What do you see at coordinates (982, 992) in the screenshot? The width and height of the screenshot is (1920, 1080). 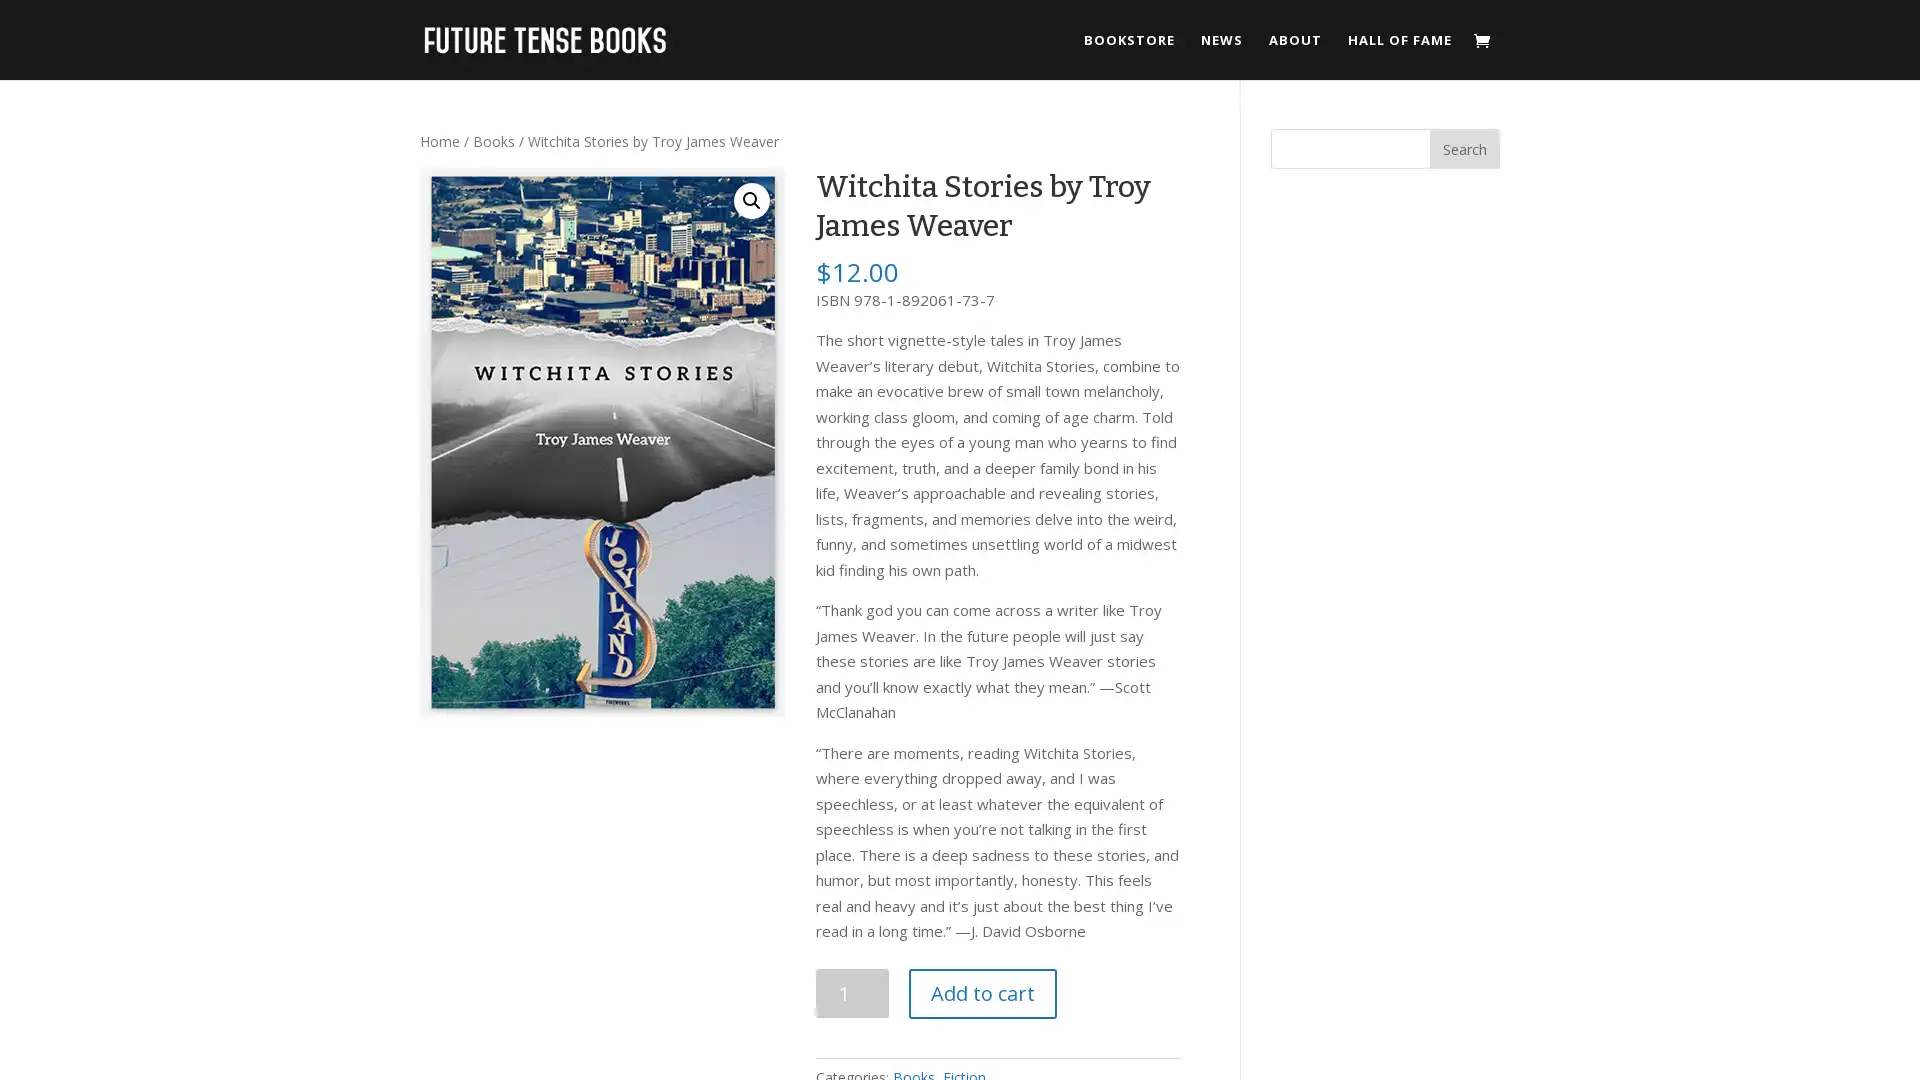 I see `Add to cart 5` at bounding box center [982, 992].